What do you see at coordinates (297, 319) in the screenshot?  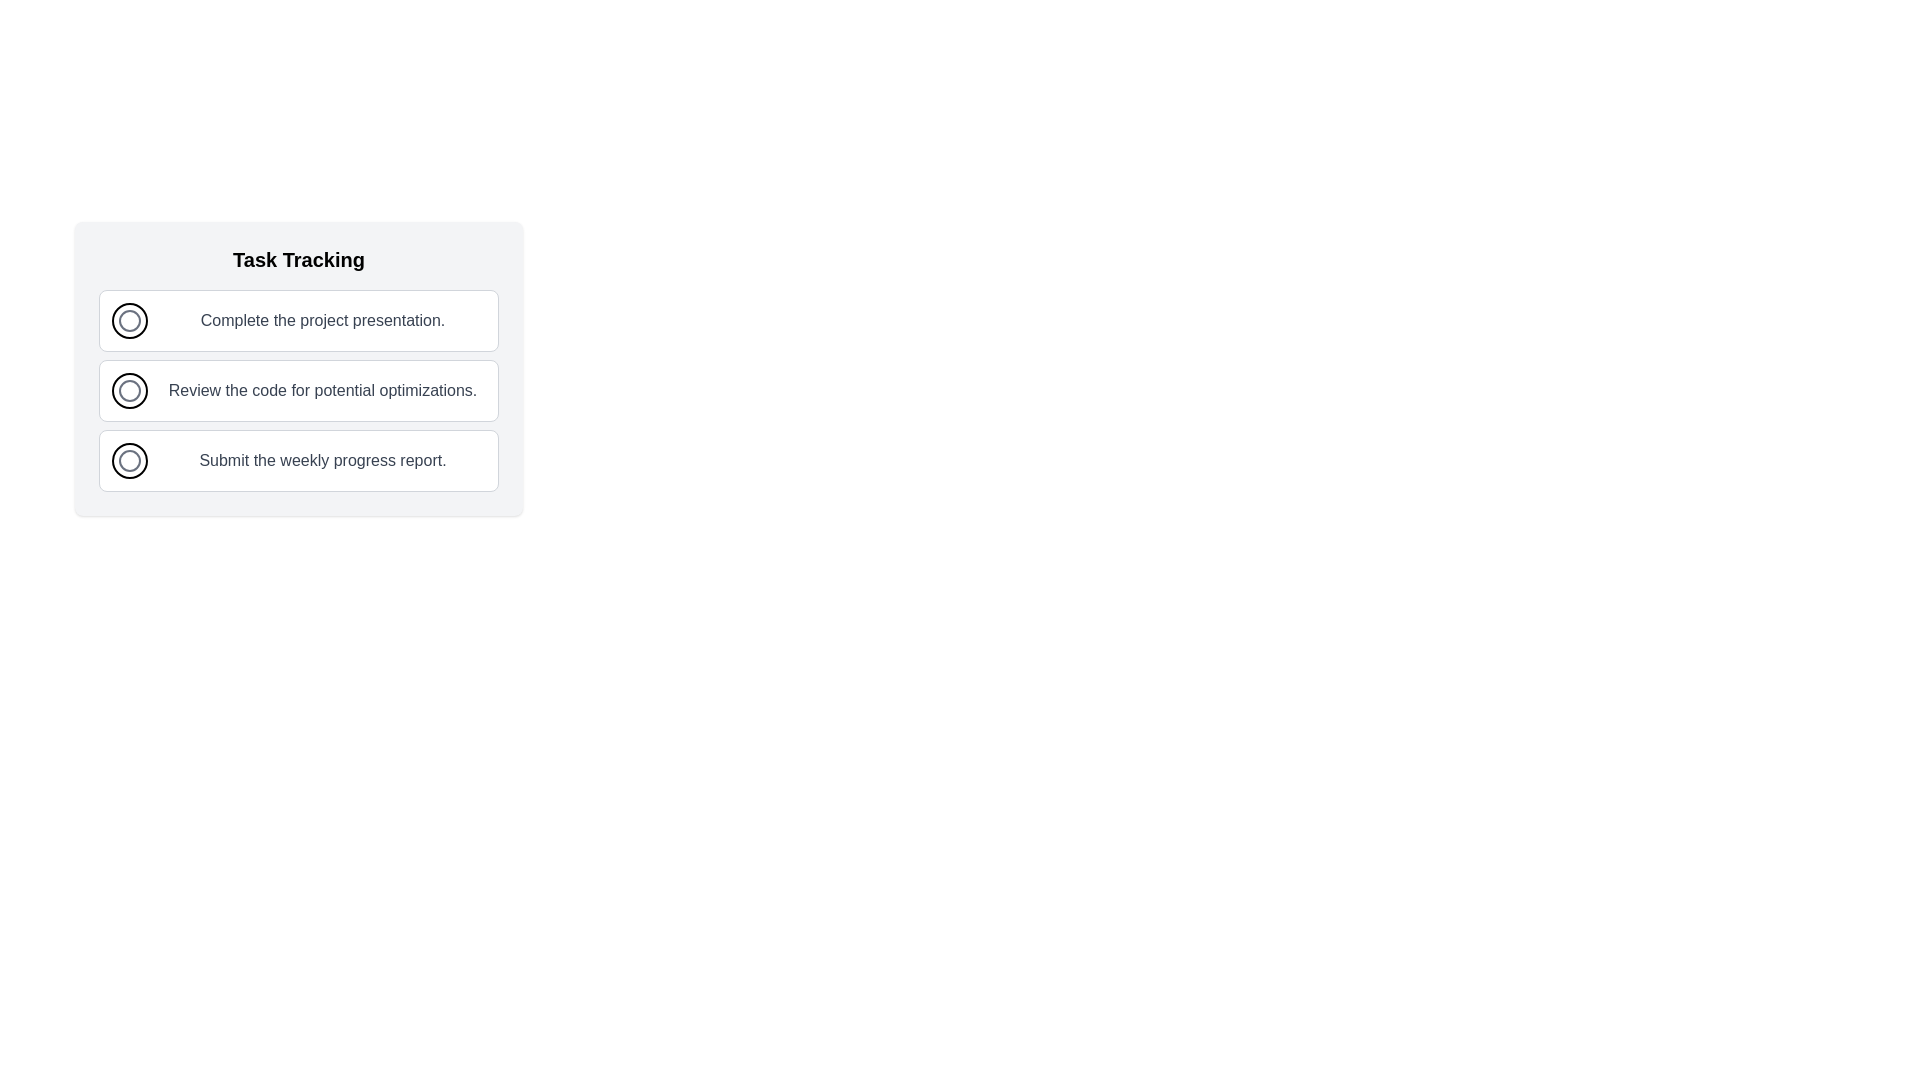 I see `the first To-do list item labeled 'Complete the project presentation.' to trigger a tooltip` at bounding box center [297, 319].